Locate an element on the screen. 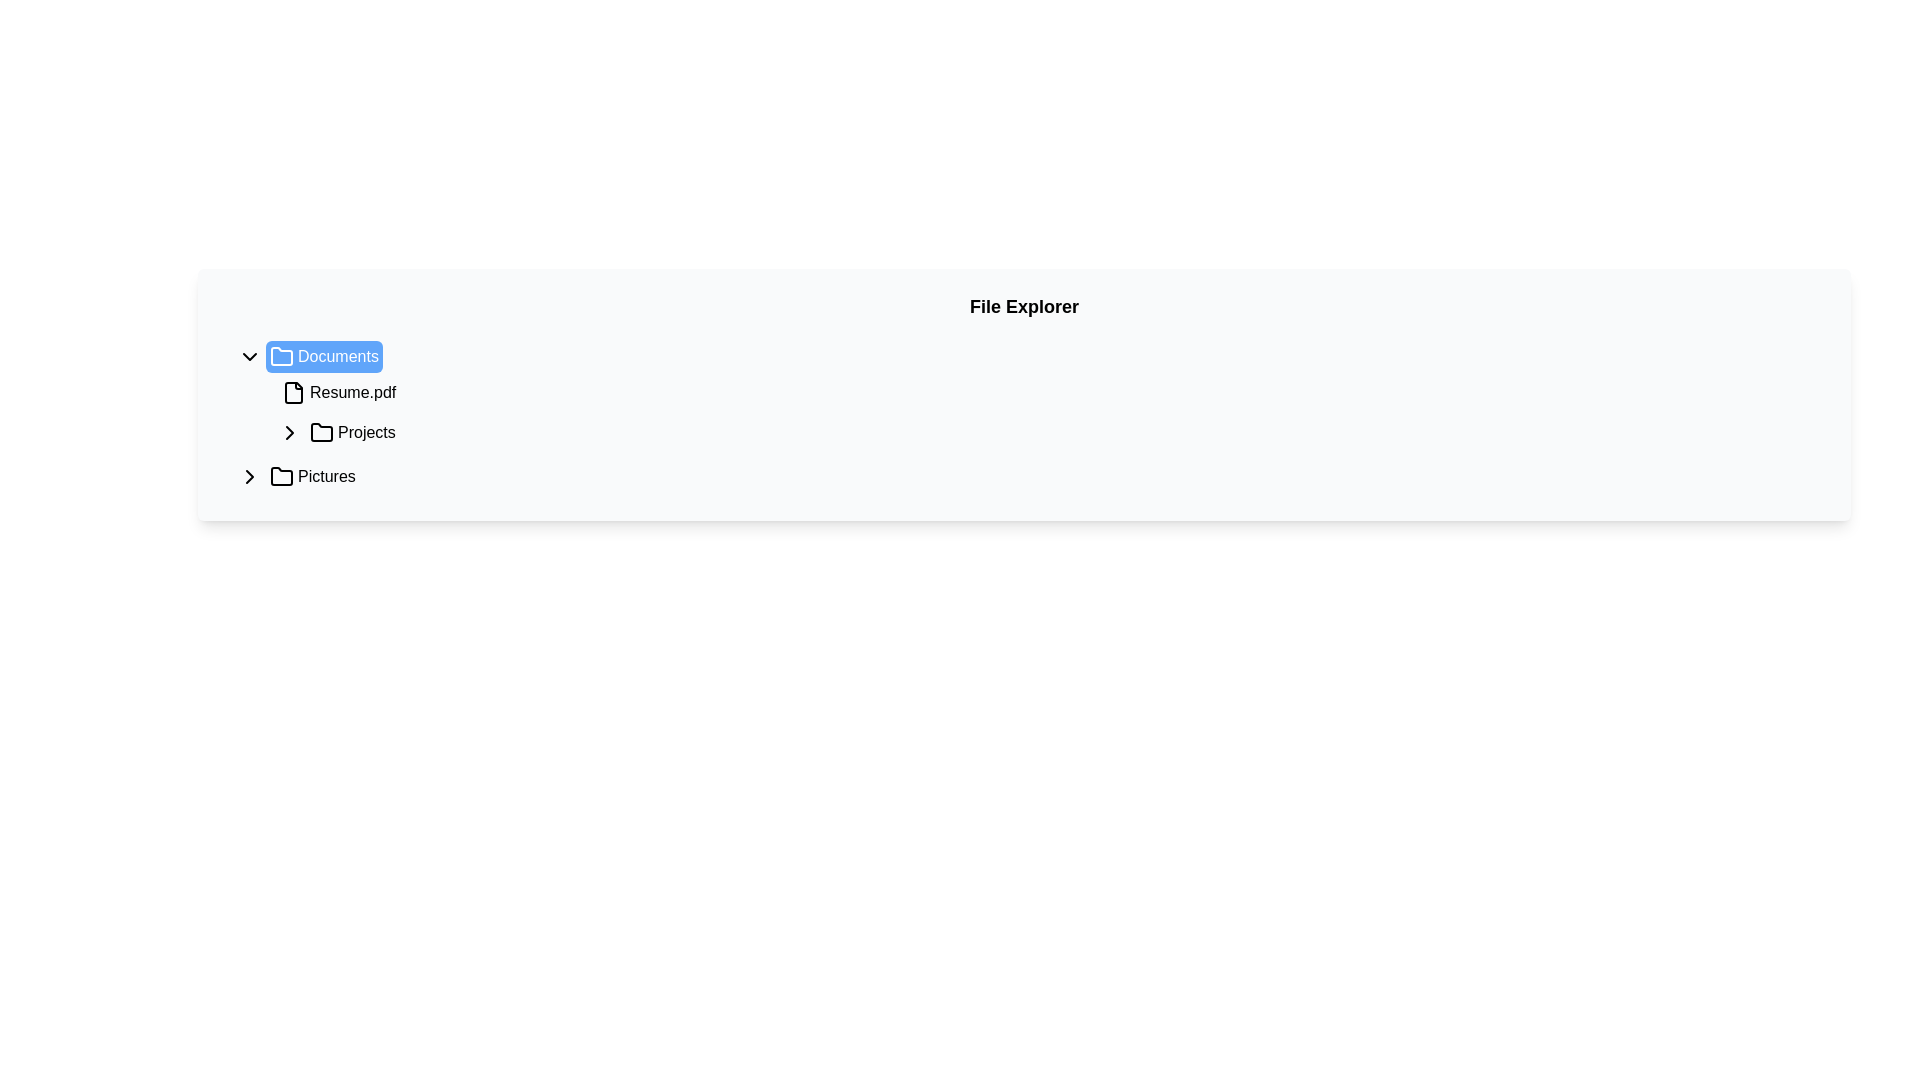 This screenshot has height=1080, width=1920. the file entry named 'Resume.pdf' in the file explorer is located at coordinates (339, 393).